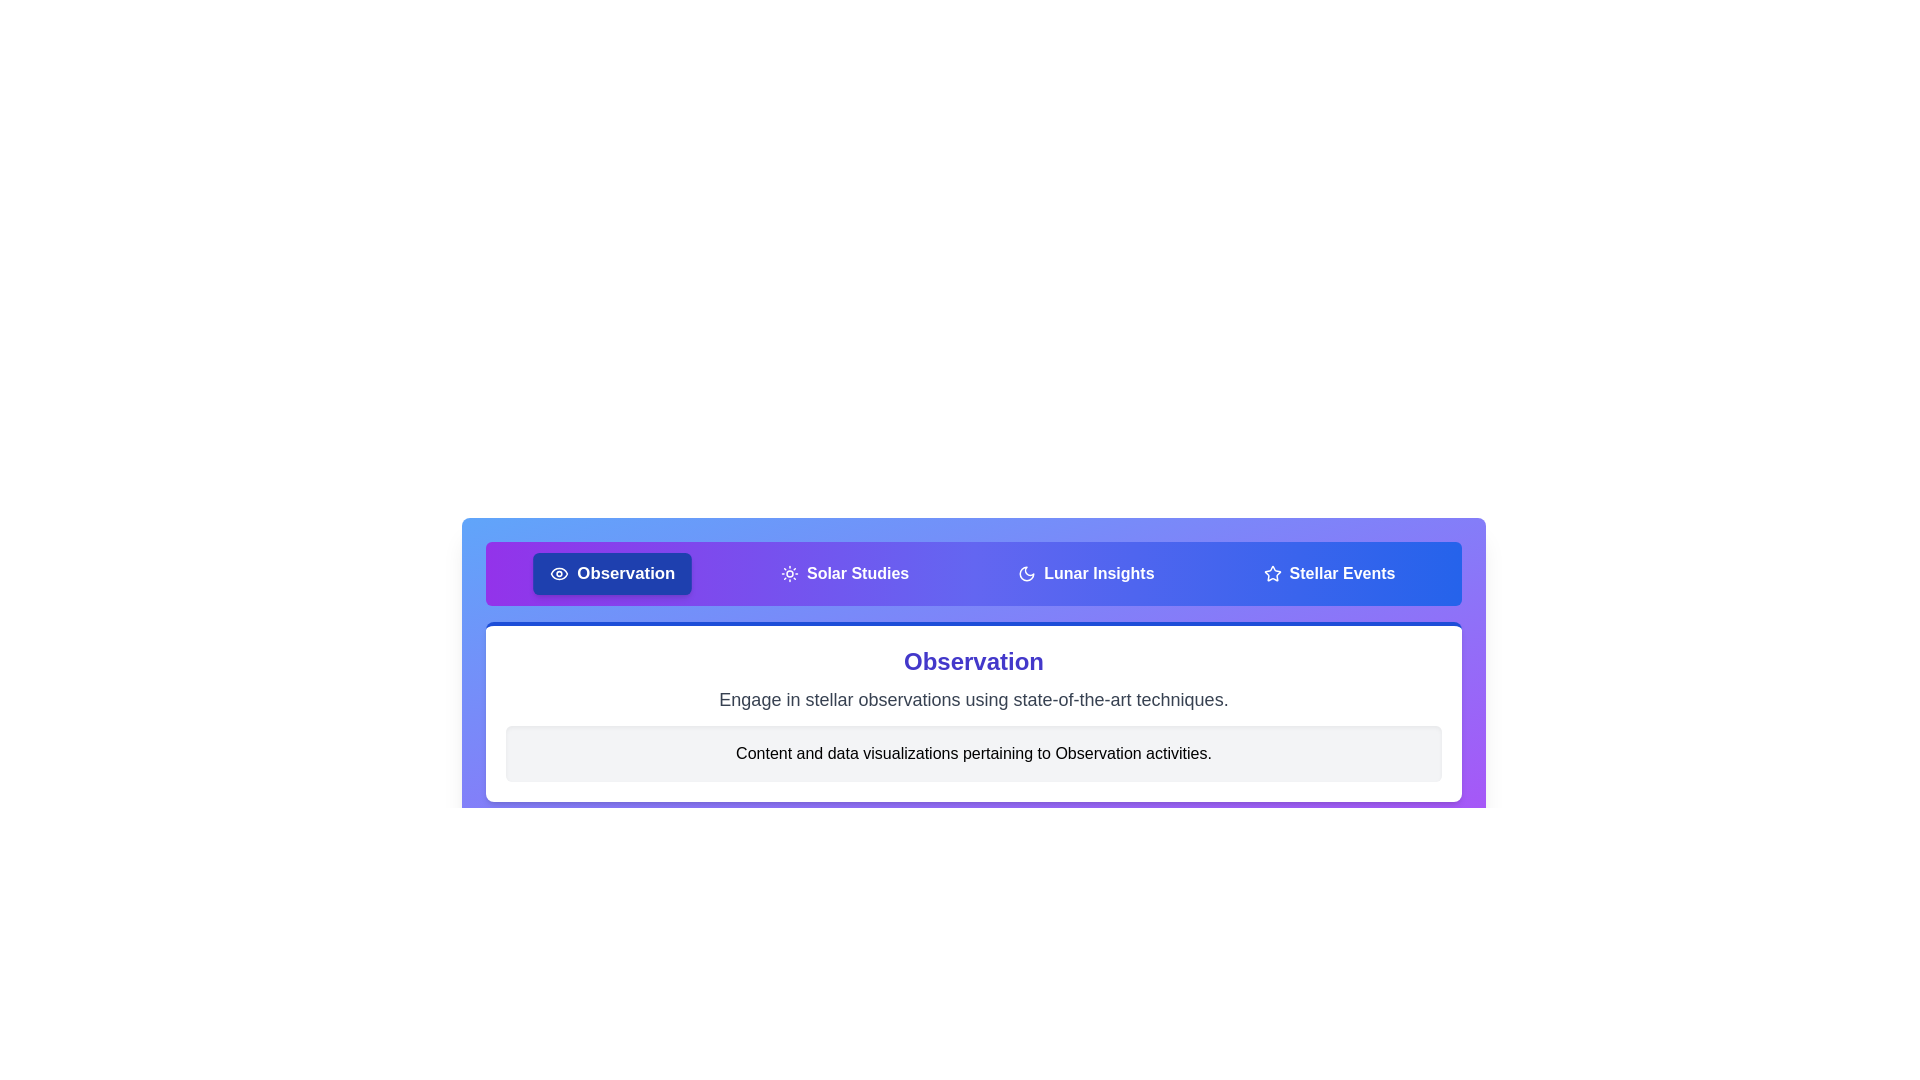 This screenshot has width=1920, height=1080. What do you see at coordinates (845, 574) in the screenshot?
I see `the tab labeled Solar Studies to observe its hover effect` at bounding box center [845, 574].